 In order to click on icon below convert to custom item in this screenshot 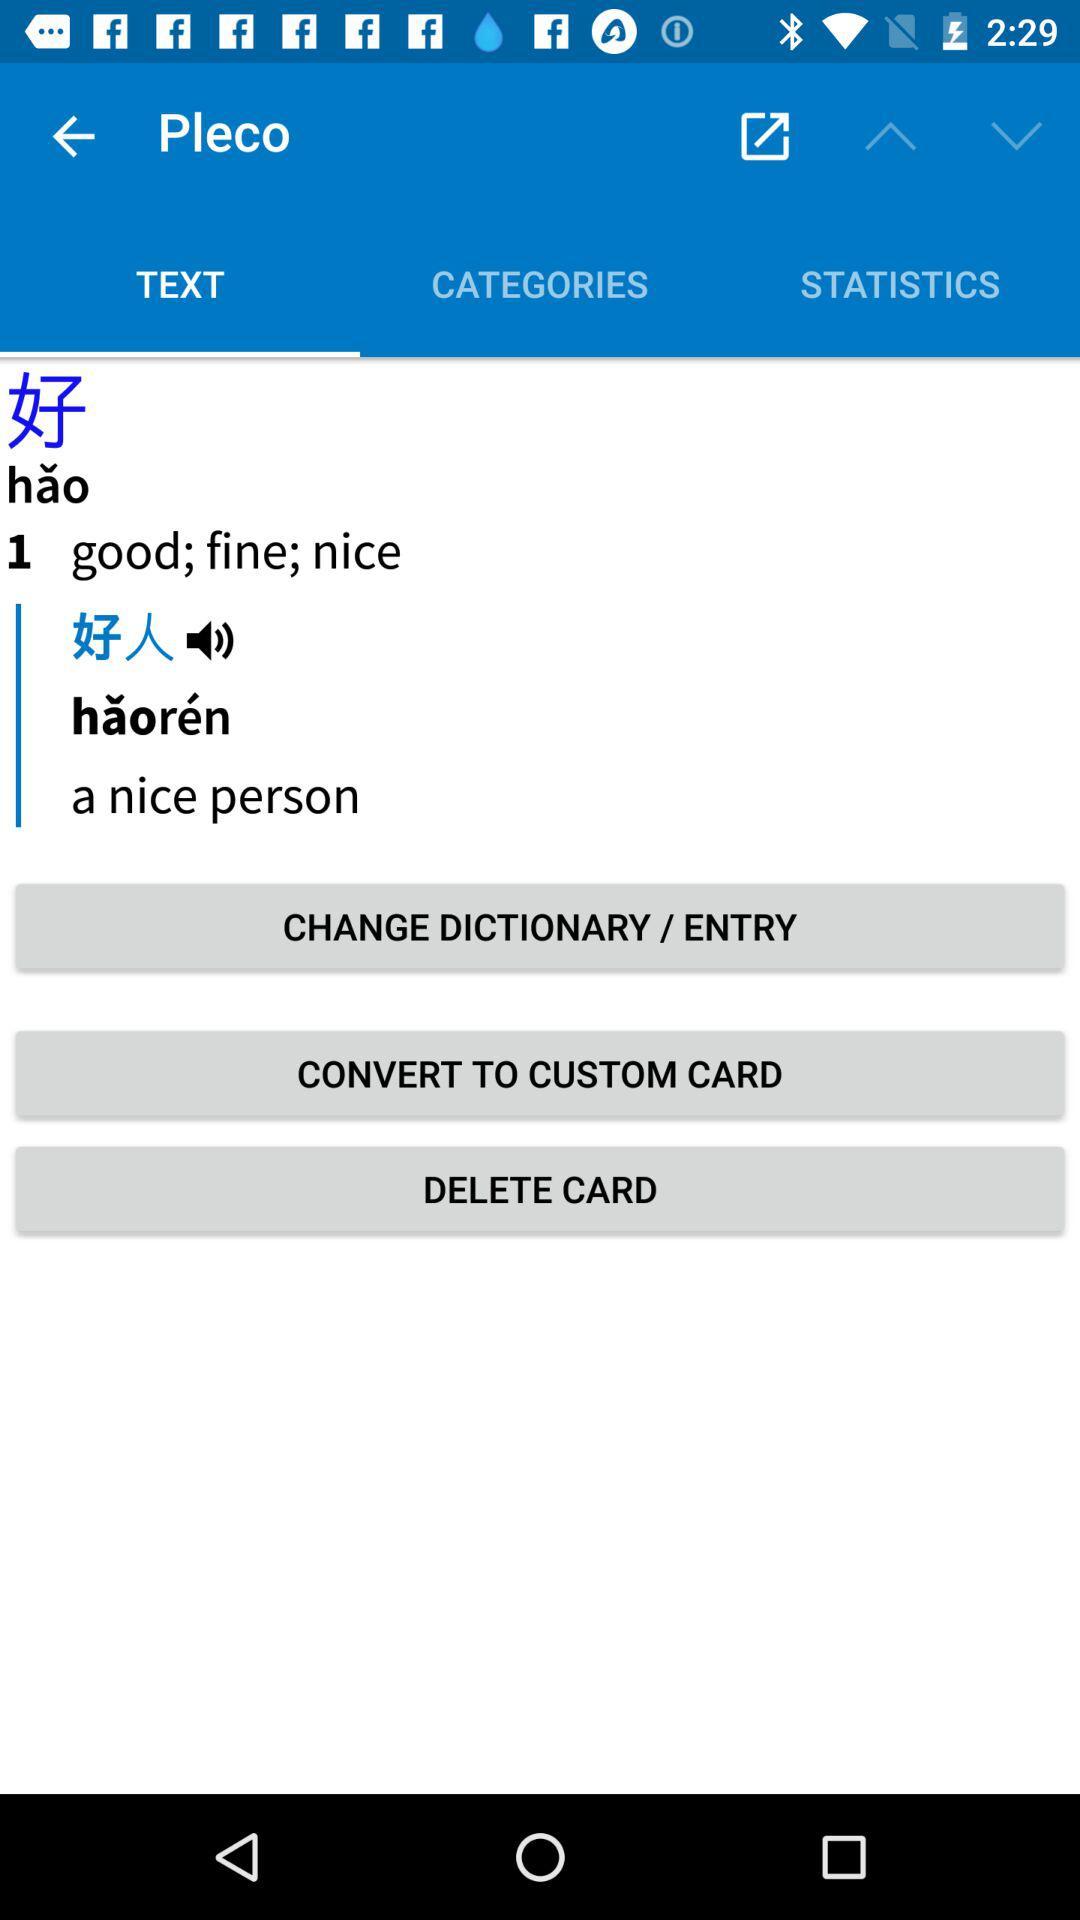, I will do `click(540, 1188)`.